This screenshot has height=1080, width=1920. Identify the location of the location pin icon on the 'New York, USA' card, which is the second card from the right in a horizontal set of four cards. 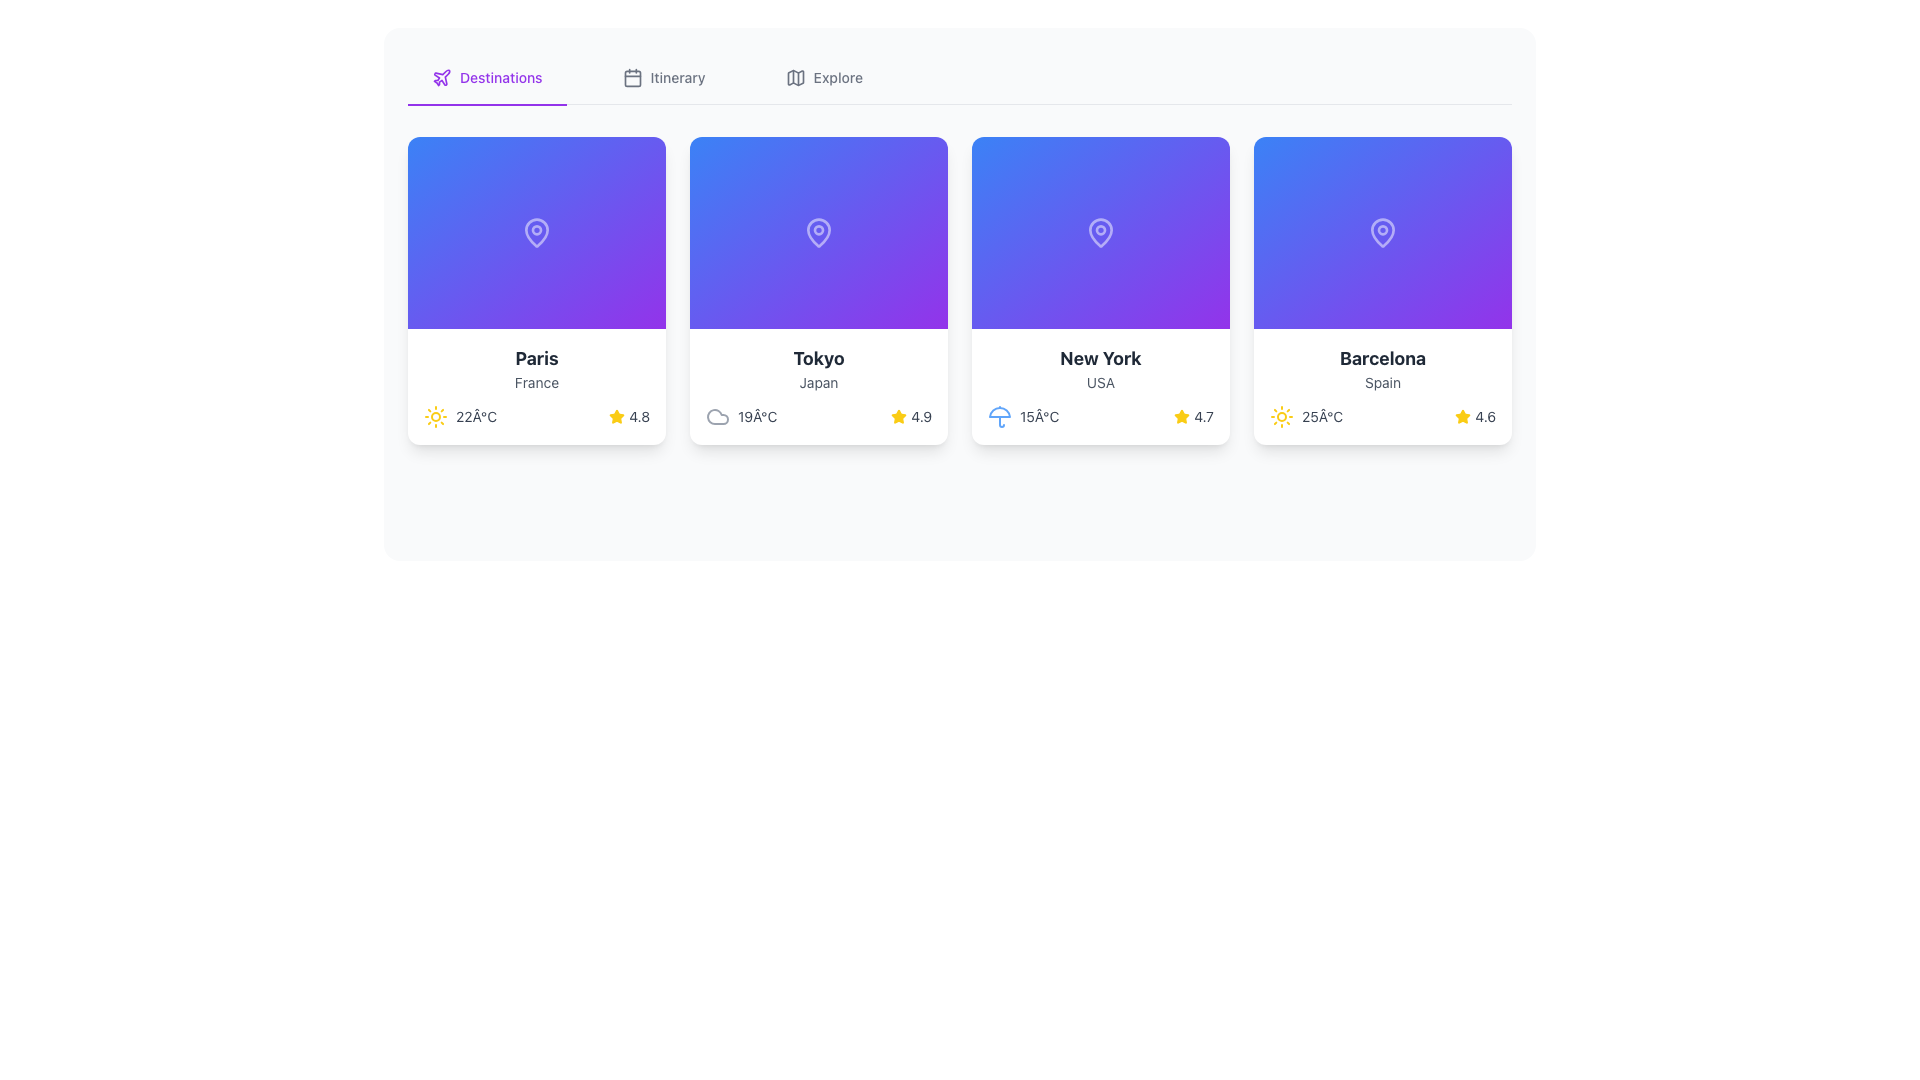
(1099, 230).